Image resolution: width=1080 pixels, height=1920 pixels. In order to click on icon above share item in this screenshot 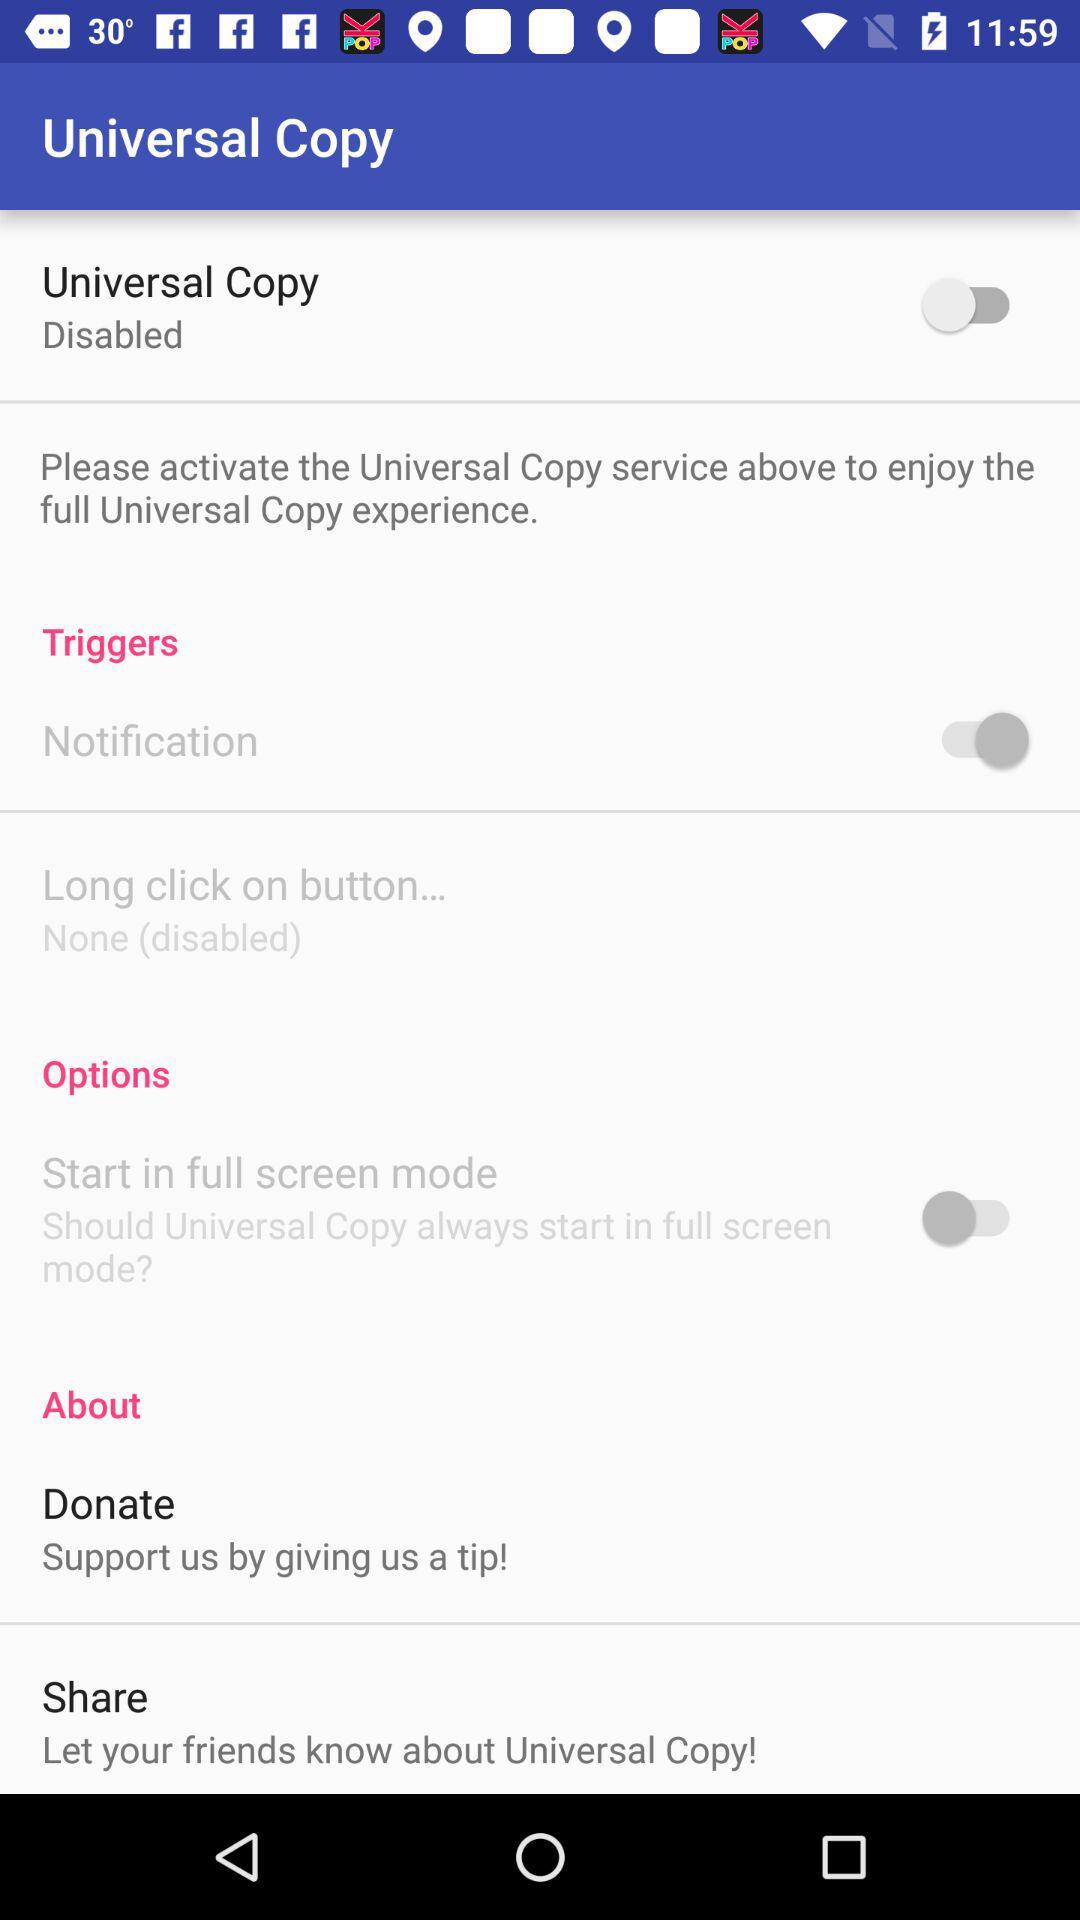, I will do `click(275, 1554)`.